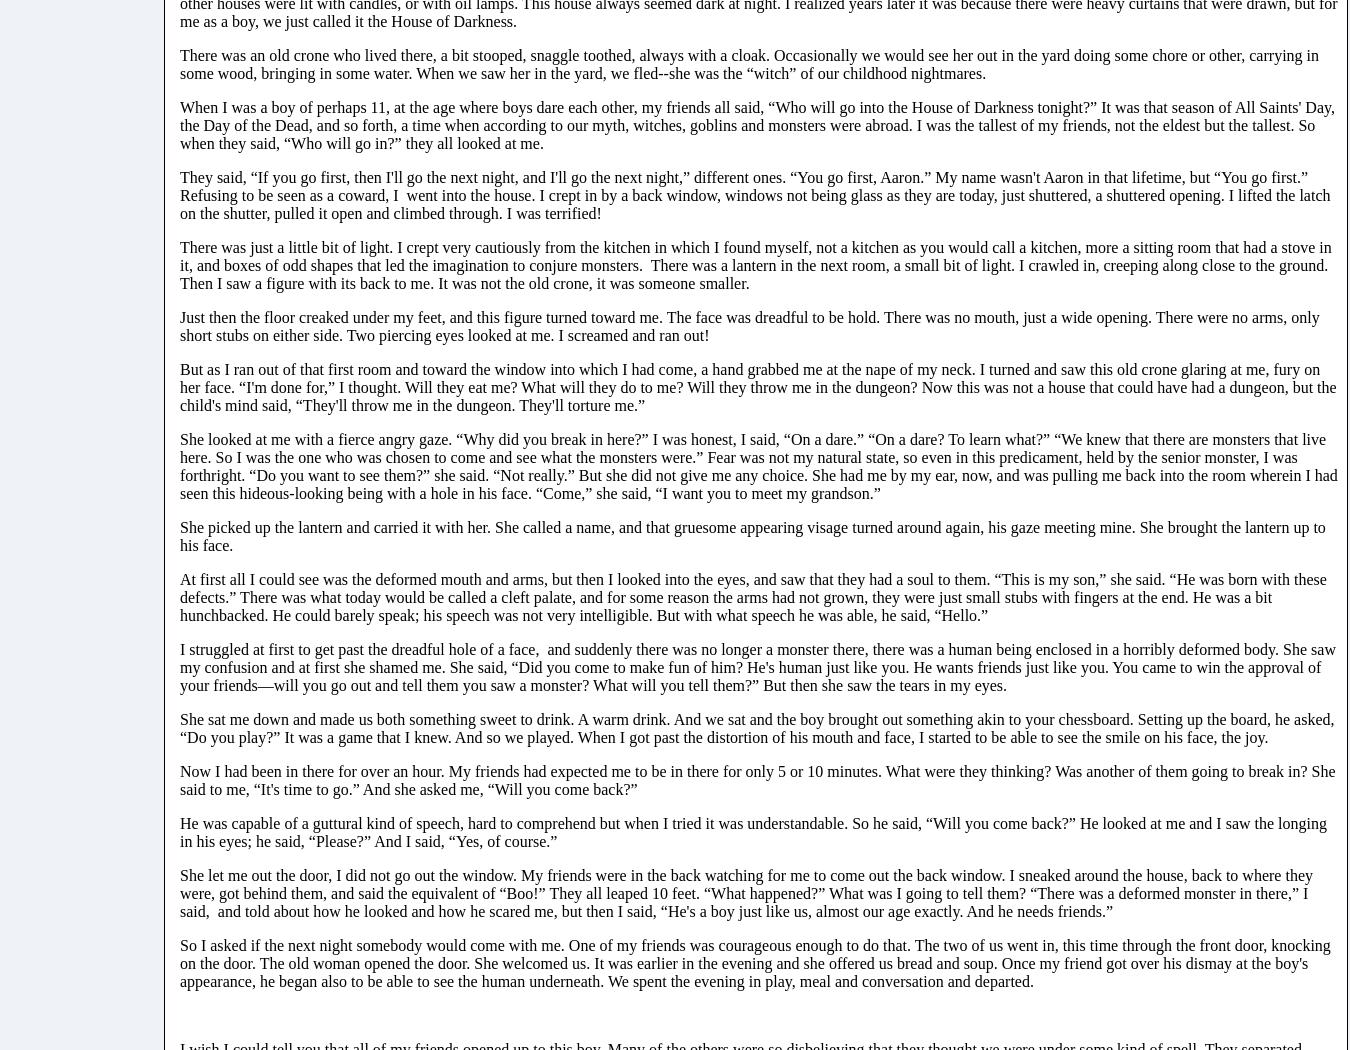 The height and width of the screenshot is (1050, 1350). Describe the element at coordinates (755, 726) in the screenshot. I see `'She sat me down and made us both something sweet to drink. A warm drink. And we sat and the boy brought out something akin to your chessboard. Setting up the board, he asked, “Do you play?” It was a game that I knew. And so we played. When I got past the distortion of his mouth and face, I started to be able to see the smile on his face, the joy.'` at that location.